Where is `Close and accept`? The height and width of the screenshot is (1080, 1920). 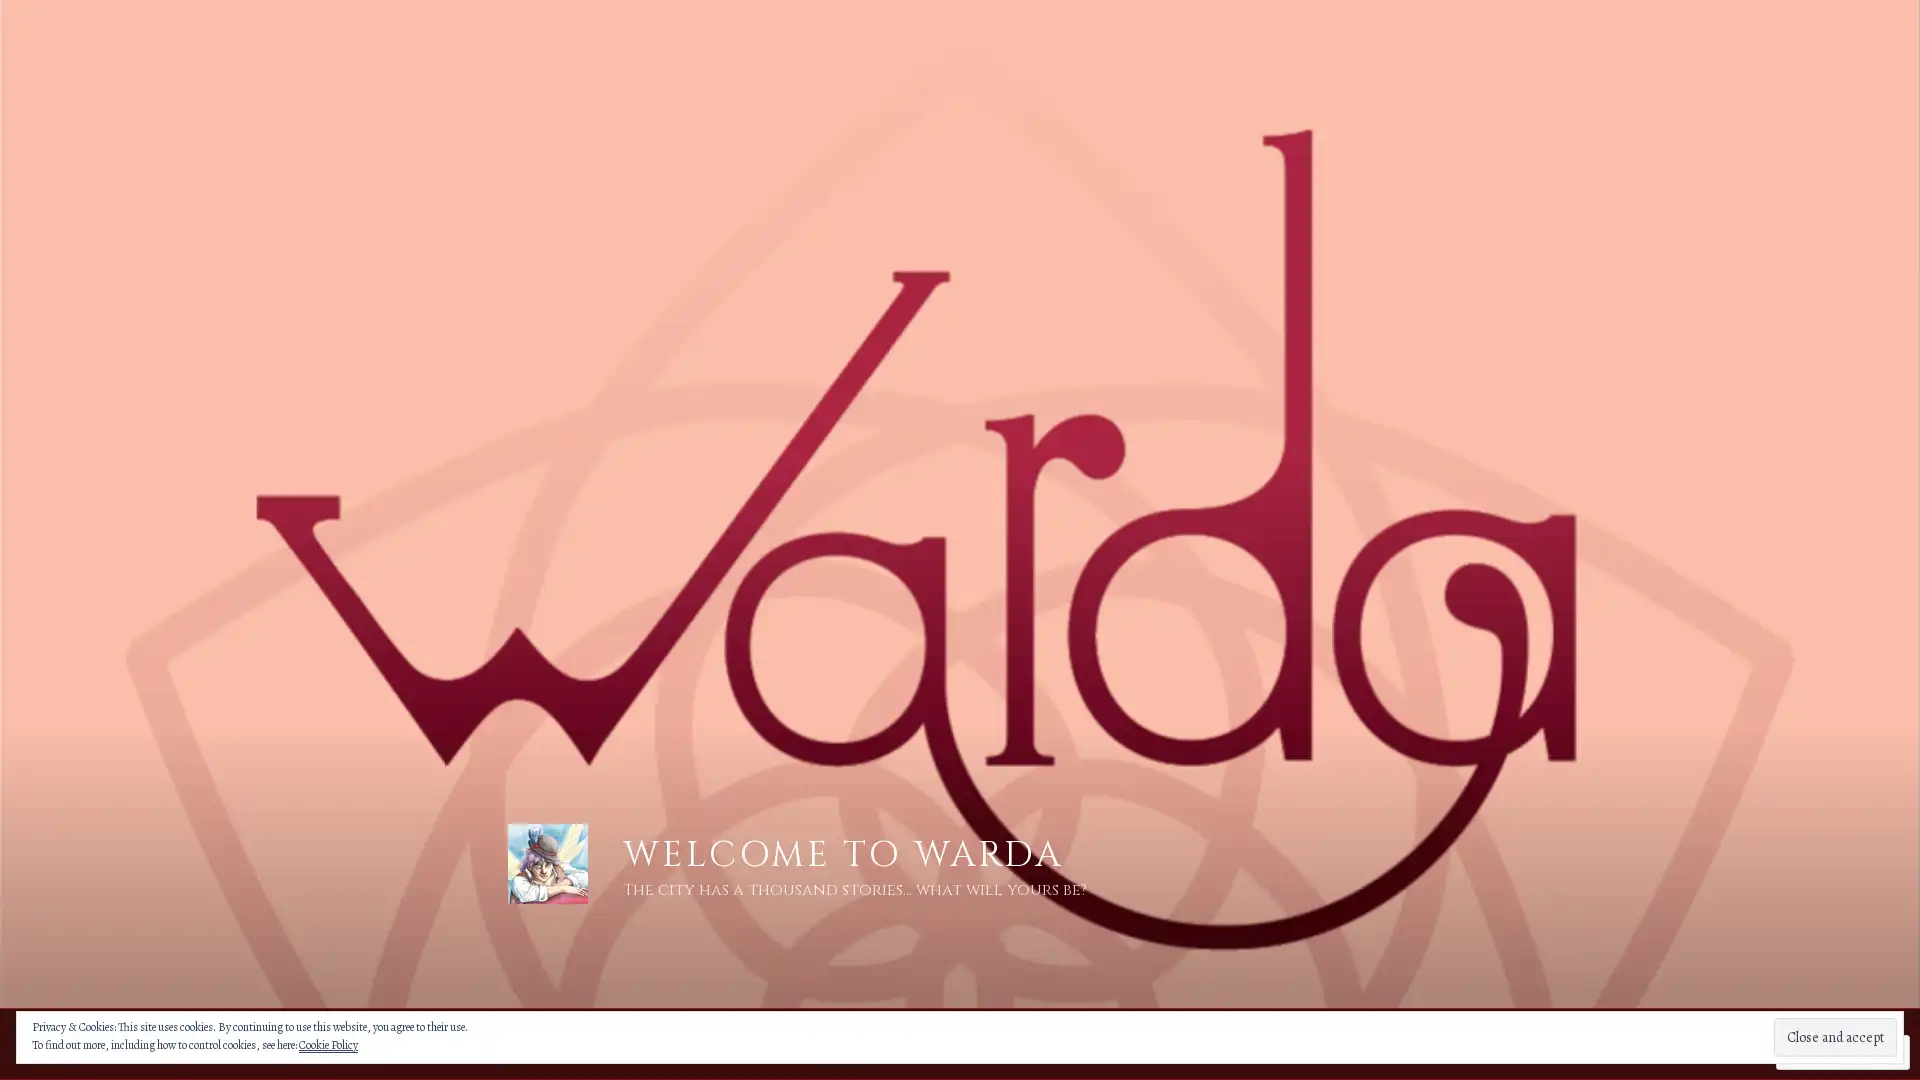 Close and accept is located at coordinates (1835, 1036).